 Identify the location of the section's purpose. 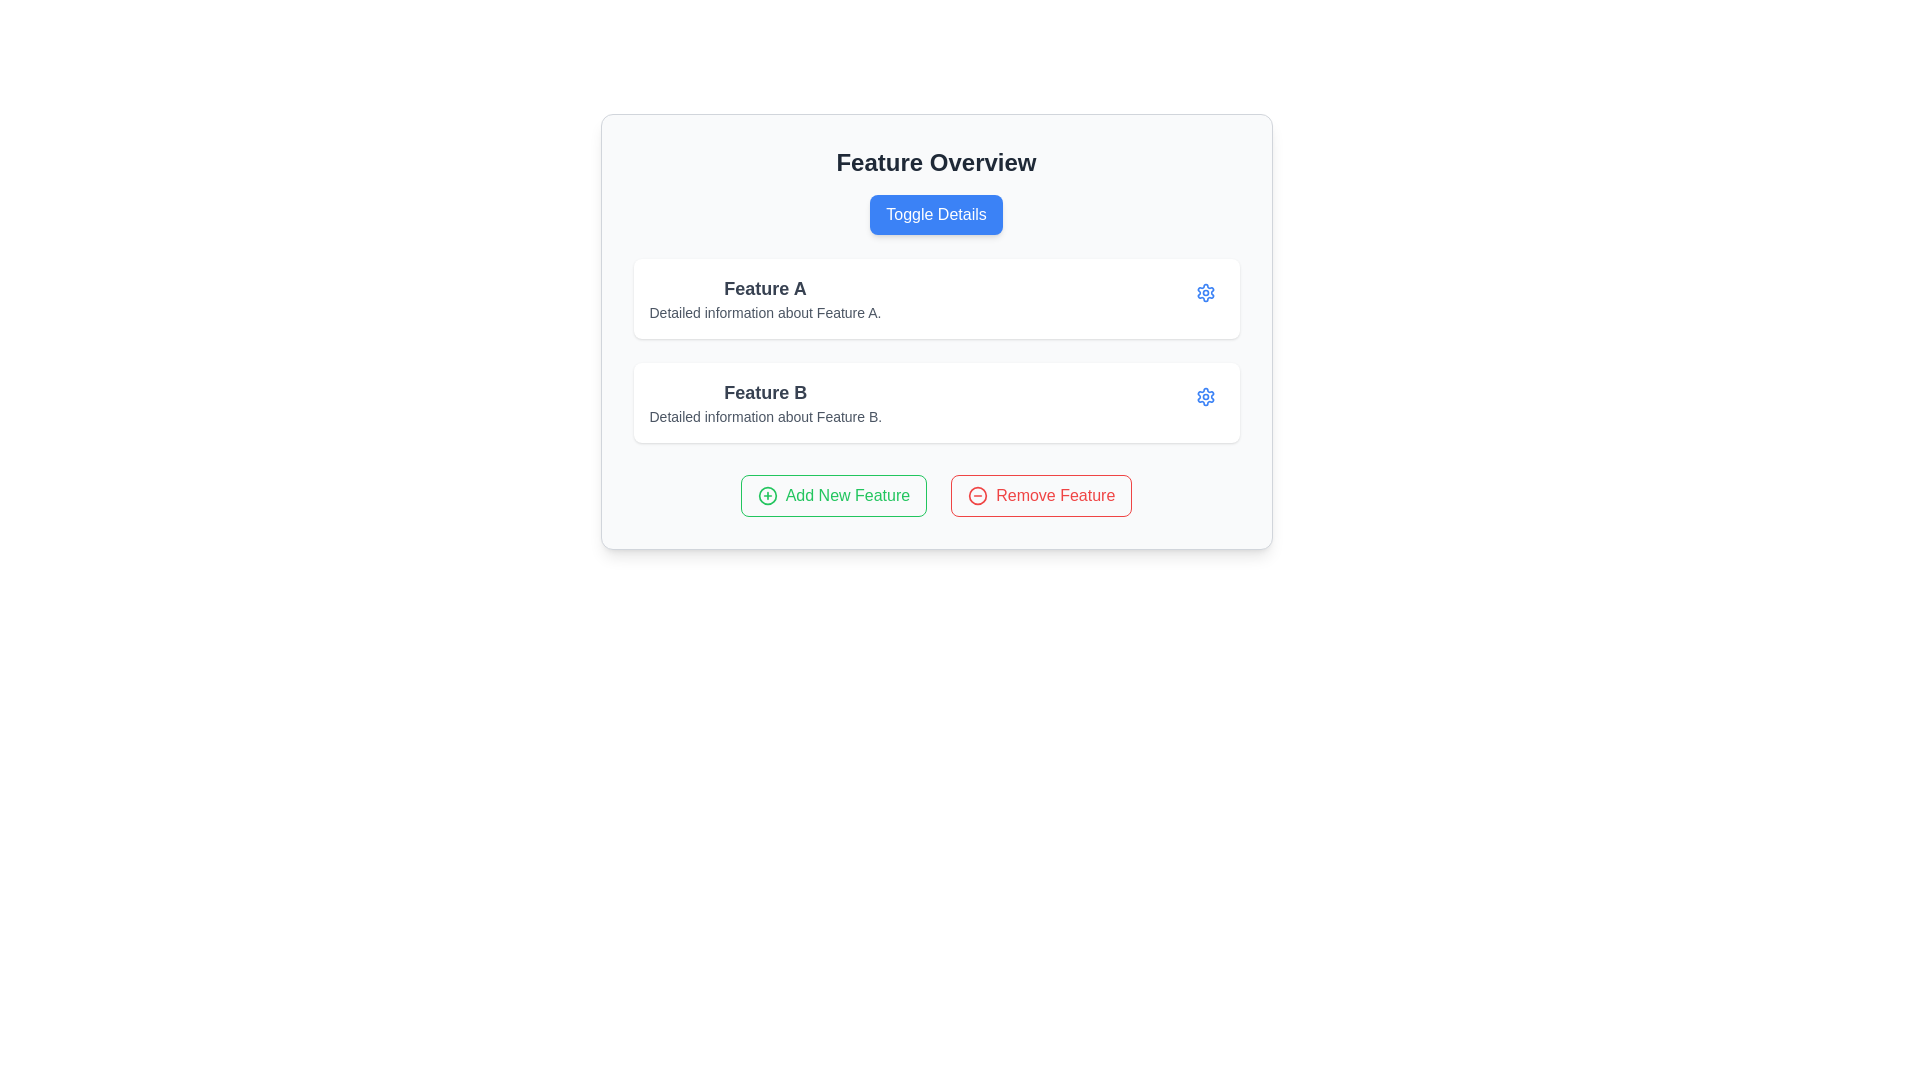
(935, 161).